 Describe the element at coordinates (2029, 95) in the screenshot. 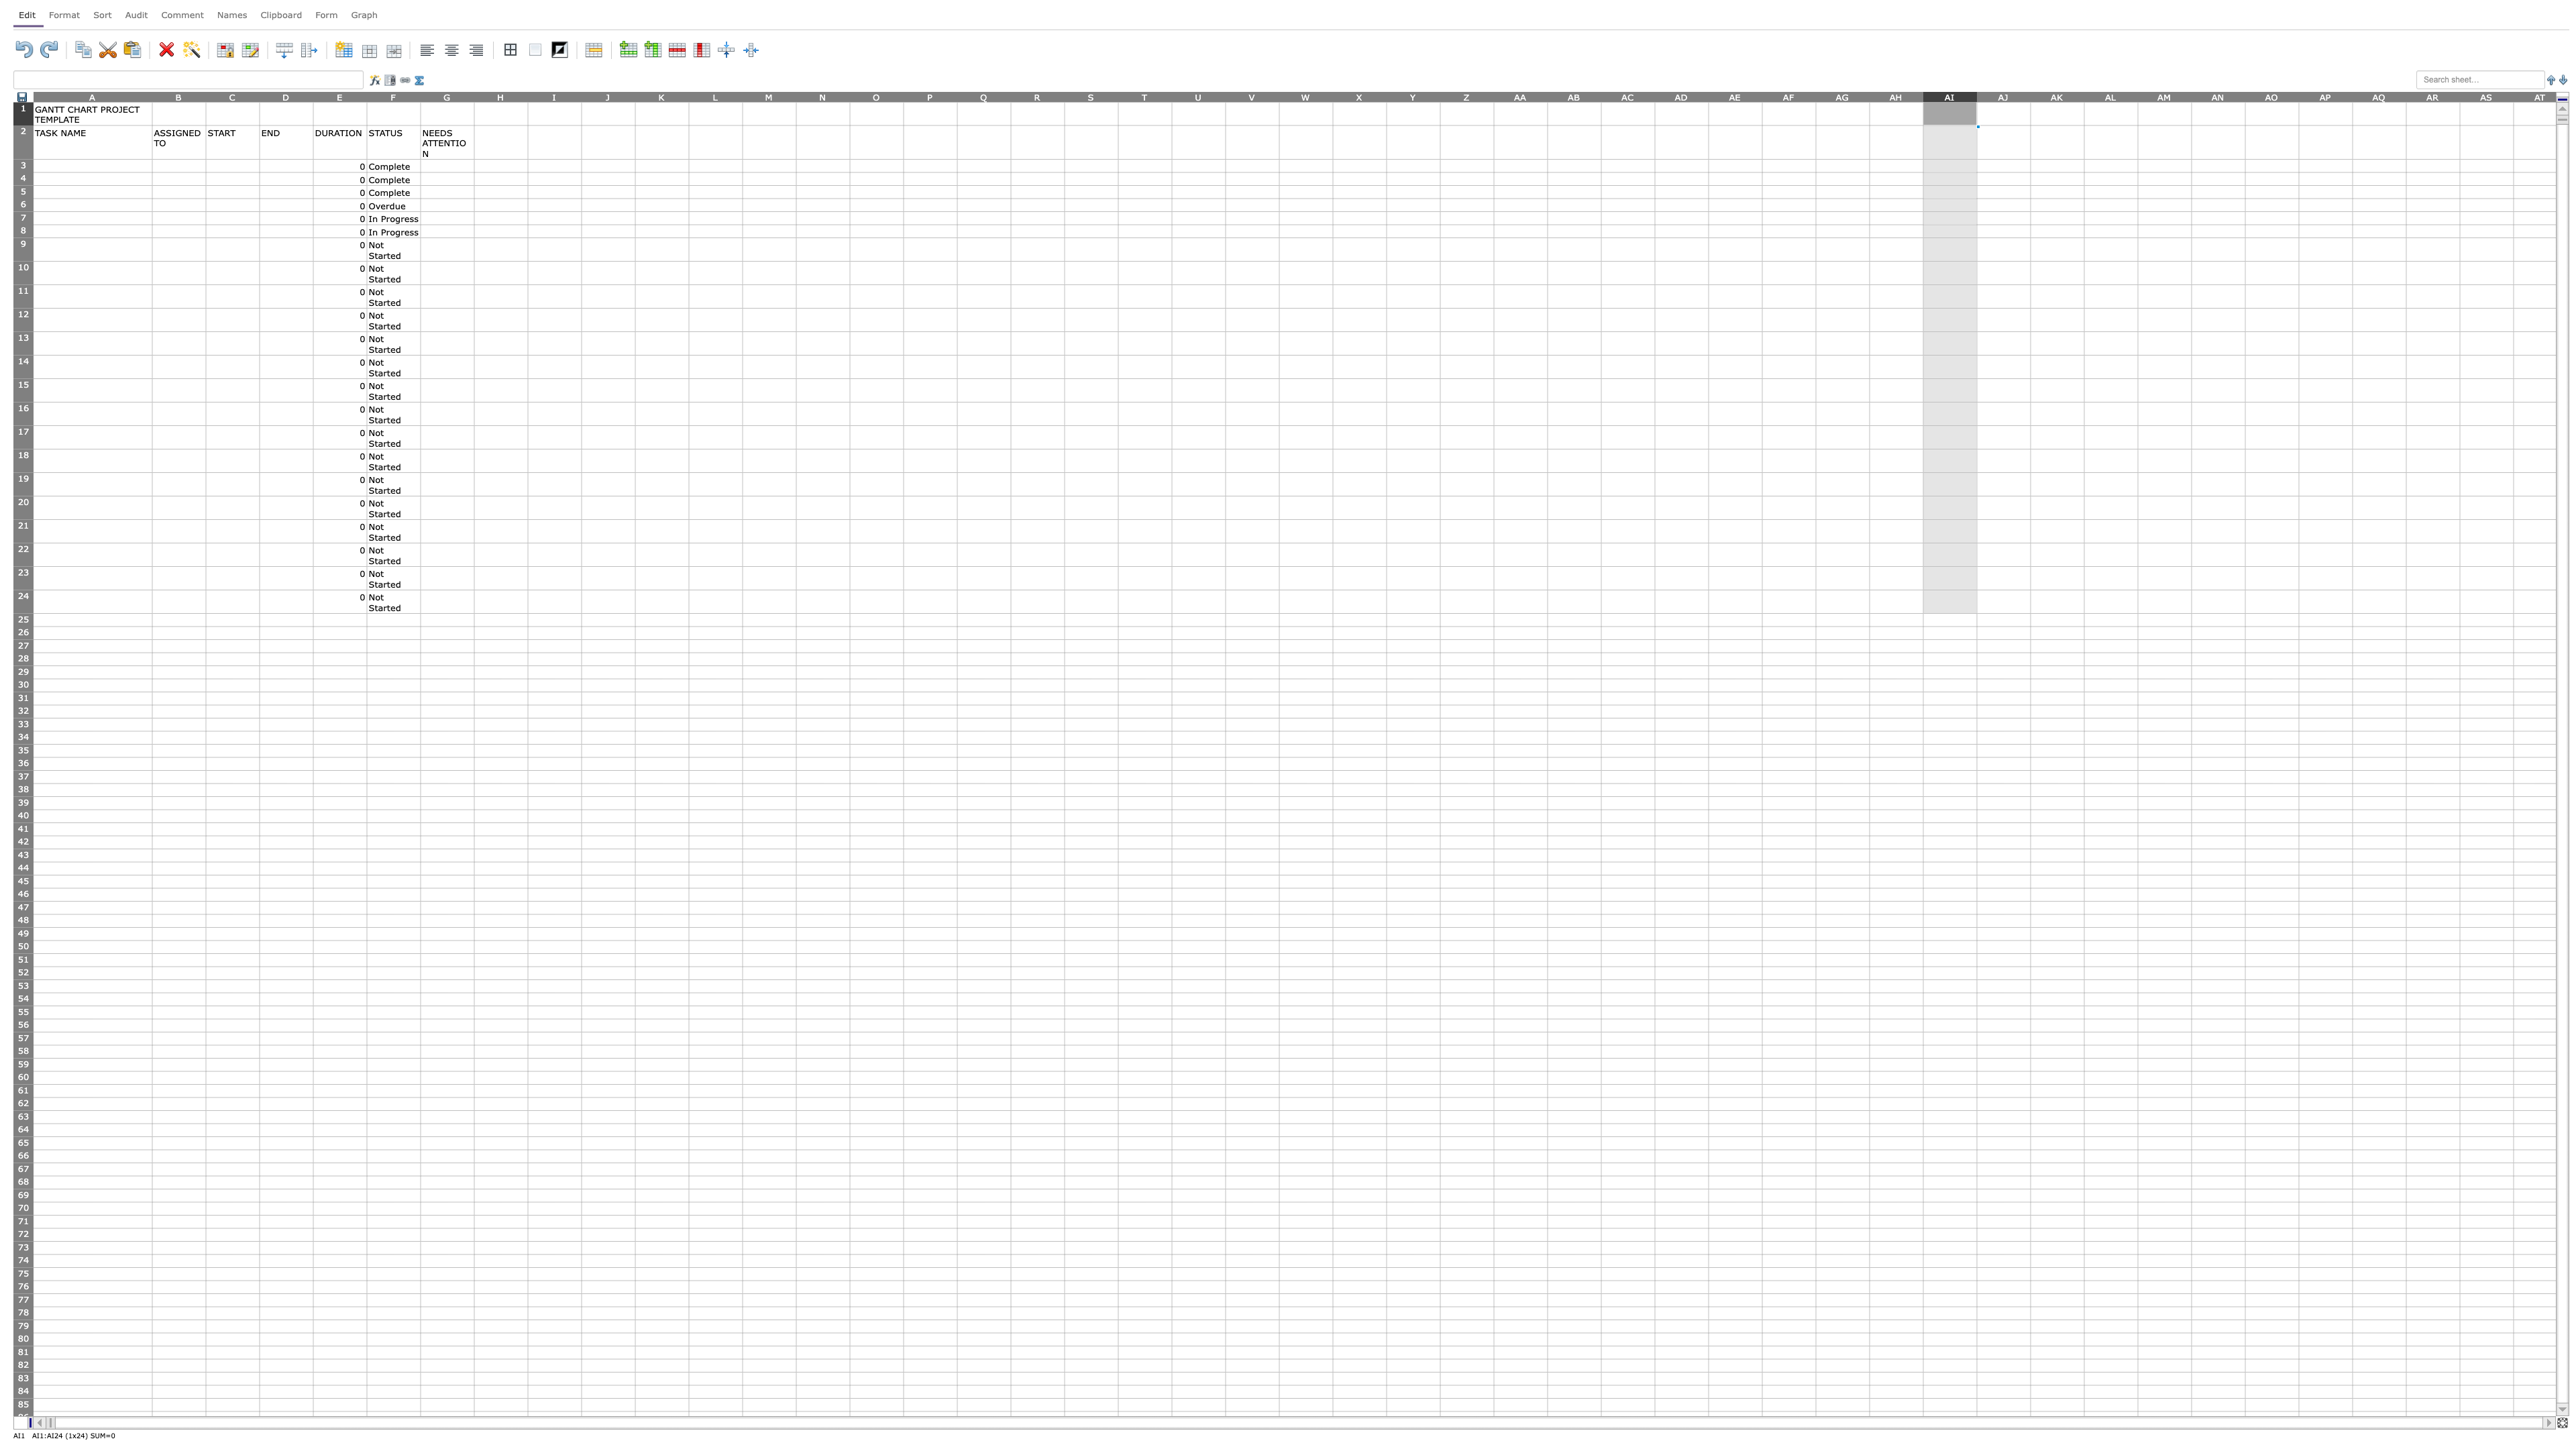

I see `column AJ's right edge for resizing` at that location.